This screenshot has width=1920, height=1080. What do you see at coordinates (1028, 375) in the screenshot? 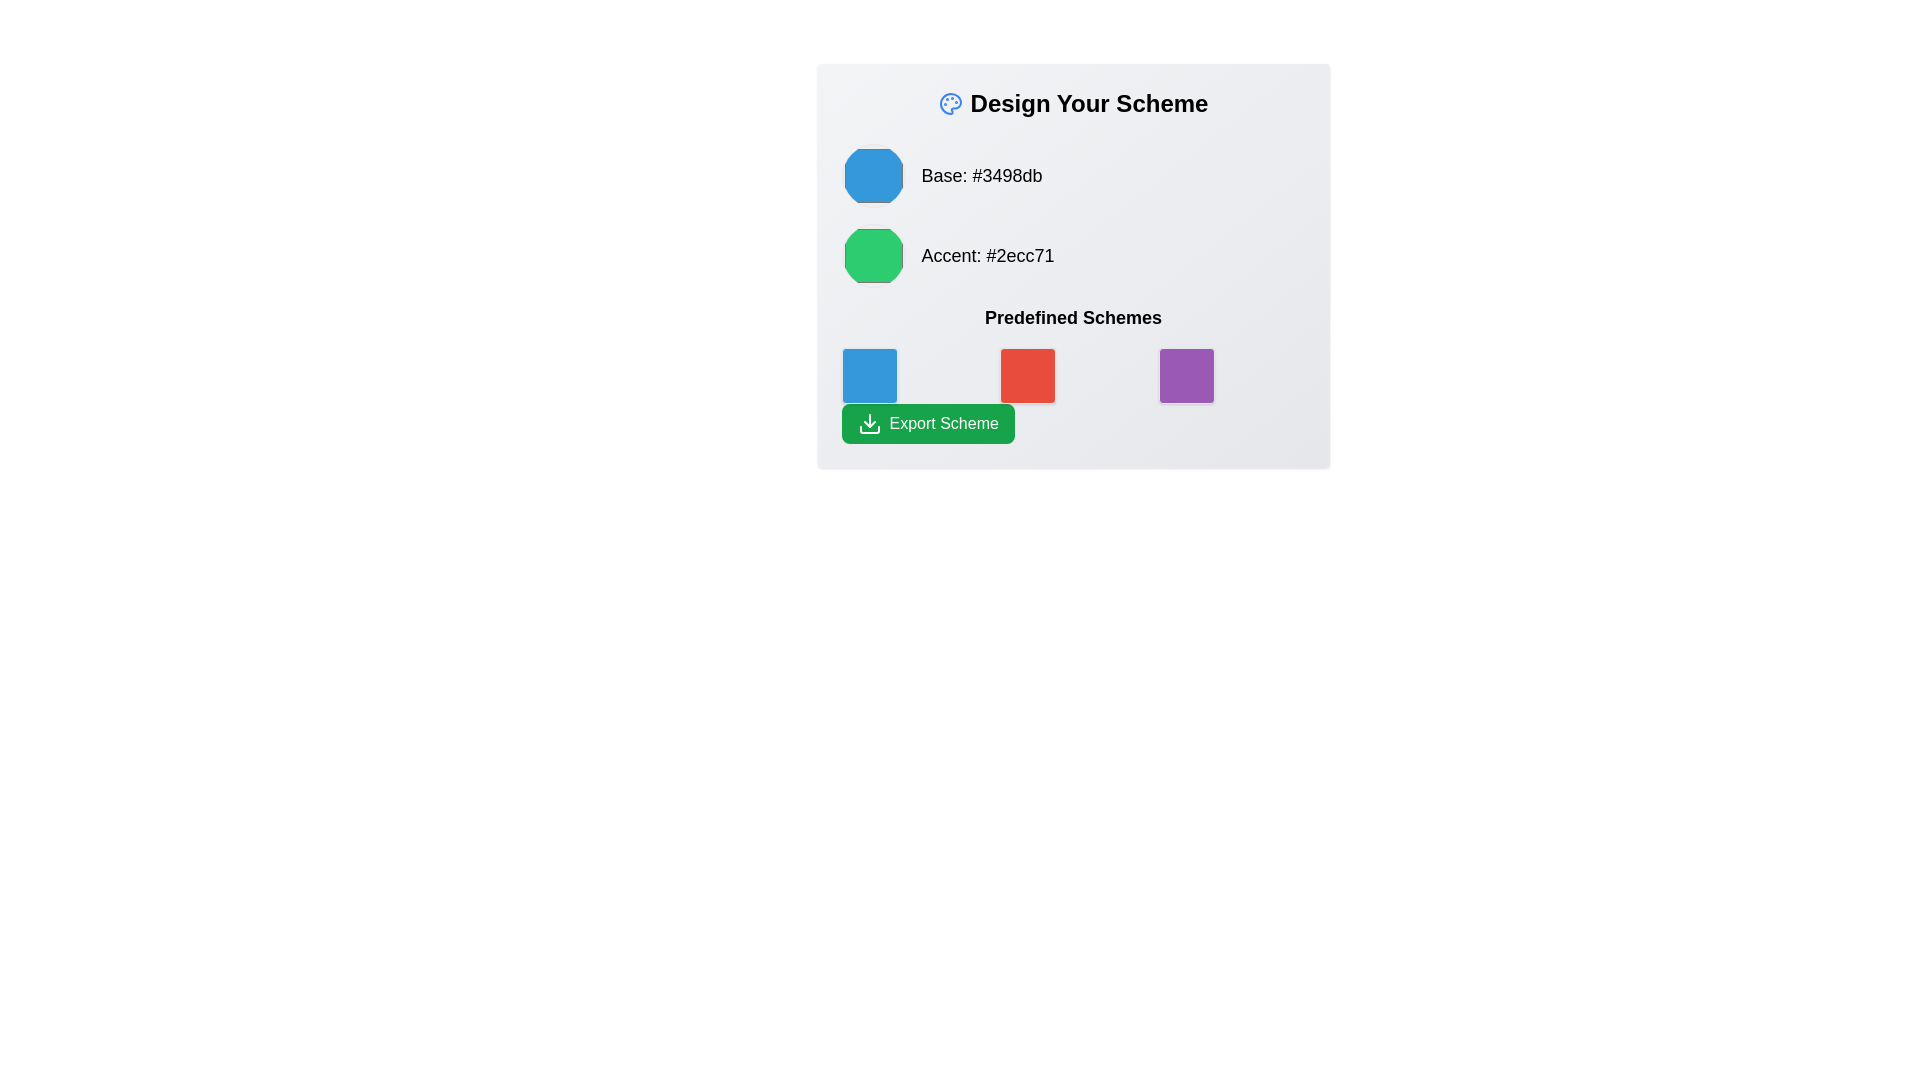
I see `the second colored square in the 'Predefined Schemes' section` at bounding box center [1028, 375].